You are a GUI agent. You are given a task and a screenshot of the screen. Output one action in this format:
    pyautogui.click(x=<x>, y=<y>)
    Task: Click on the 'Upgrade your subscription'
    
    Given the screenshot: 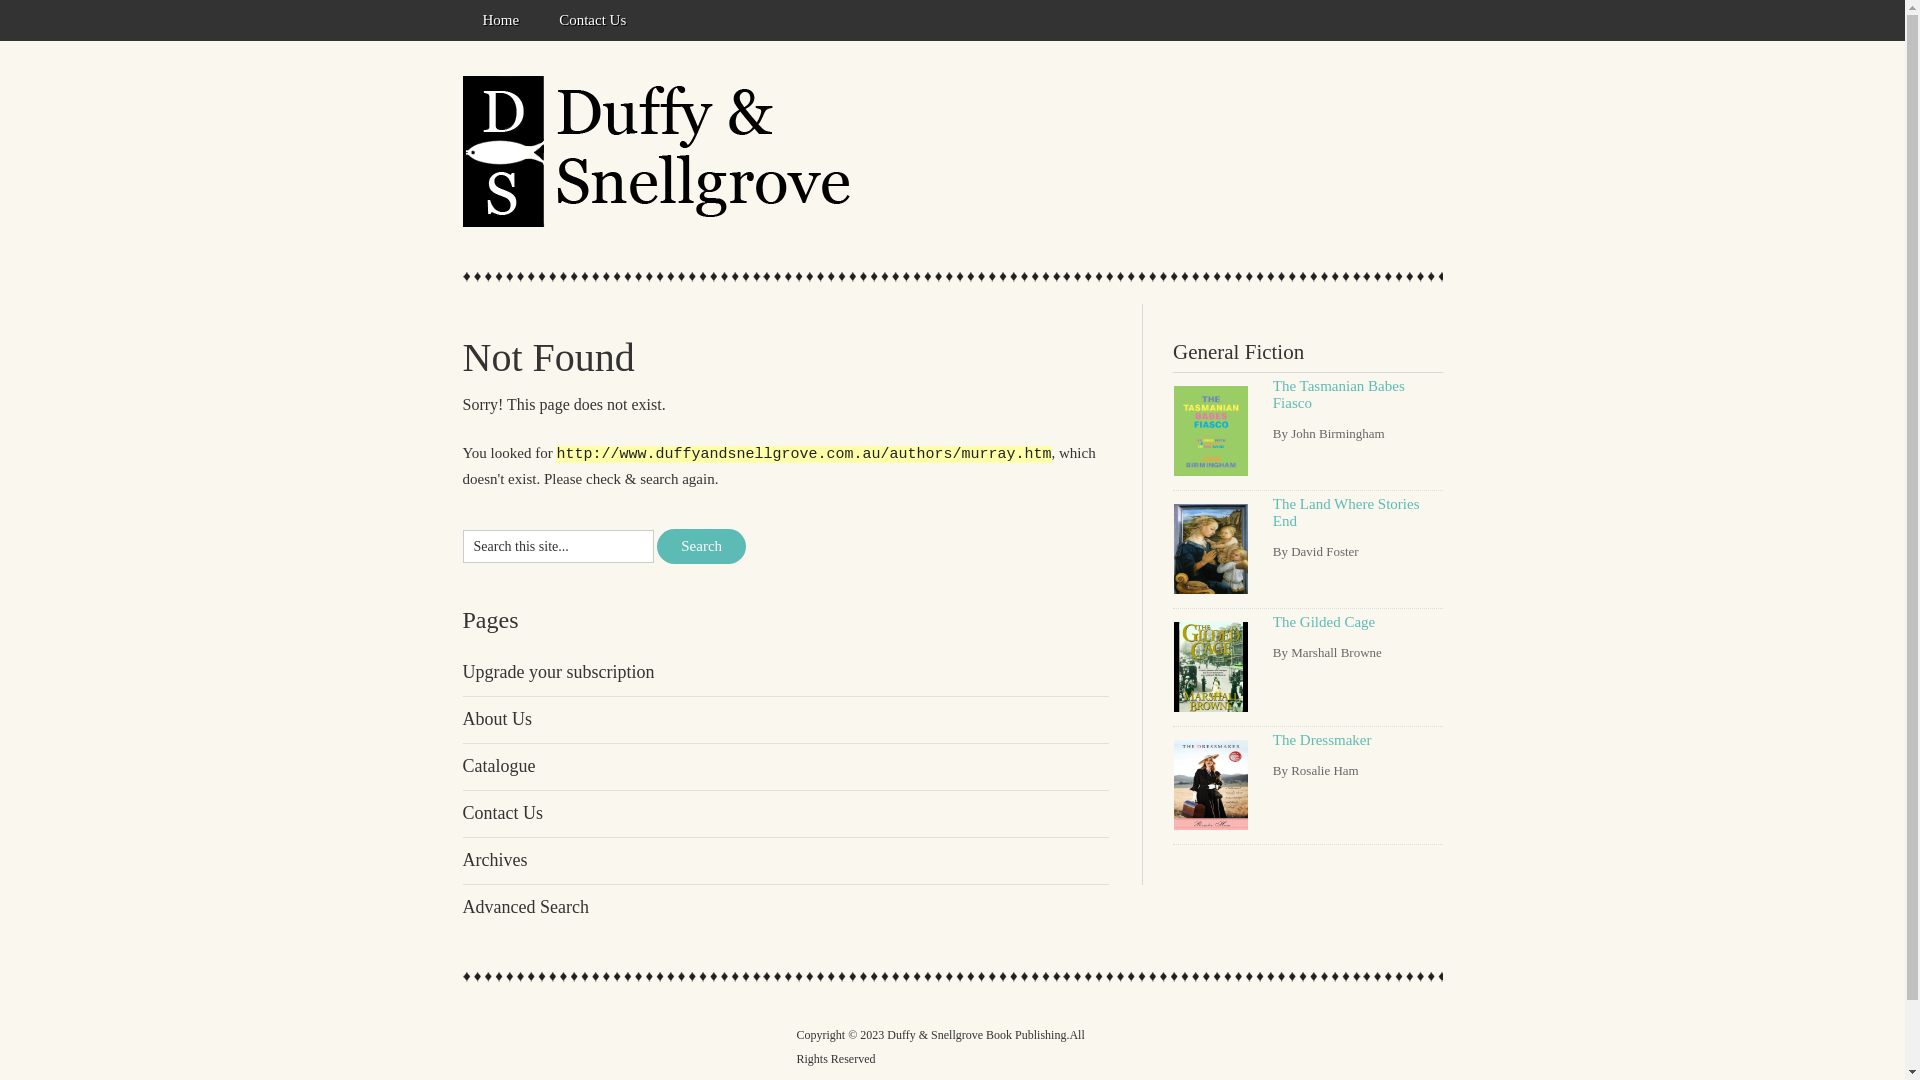 What is the action you would take?
    pyautogui.click(x=557, y=671)
    